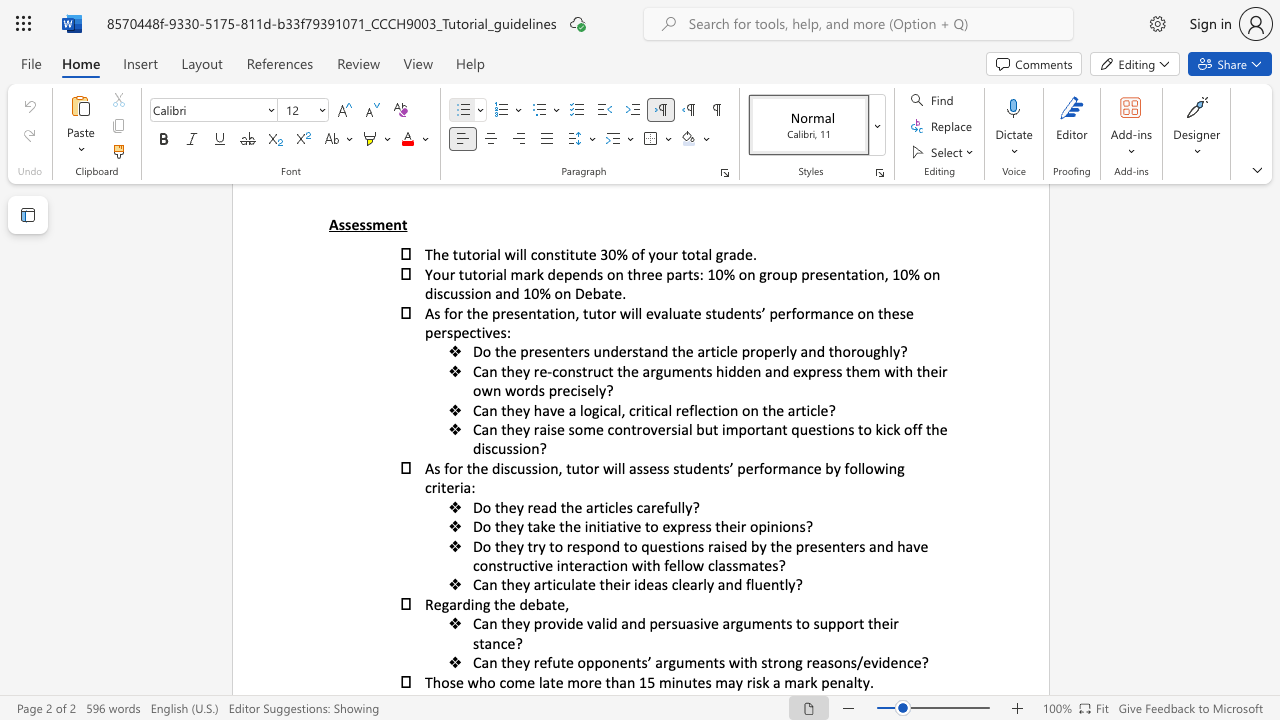 This screenshot has width=1280, height=720. Describe the element at coordinates (646, 468) in the screenshot. I see `the 6th character "s" in the text` at that location.